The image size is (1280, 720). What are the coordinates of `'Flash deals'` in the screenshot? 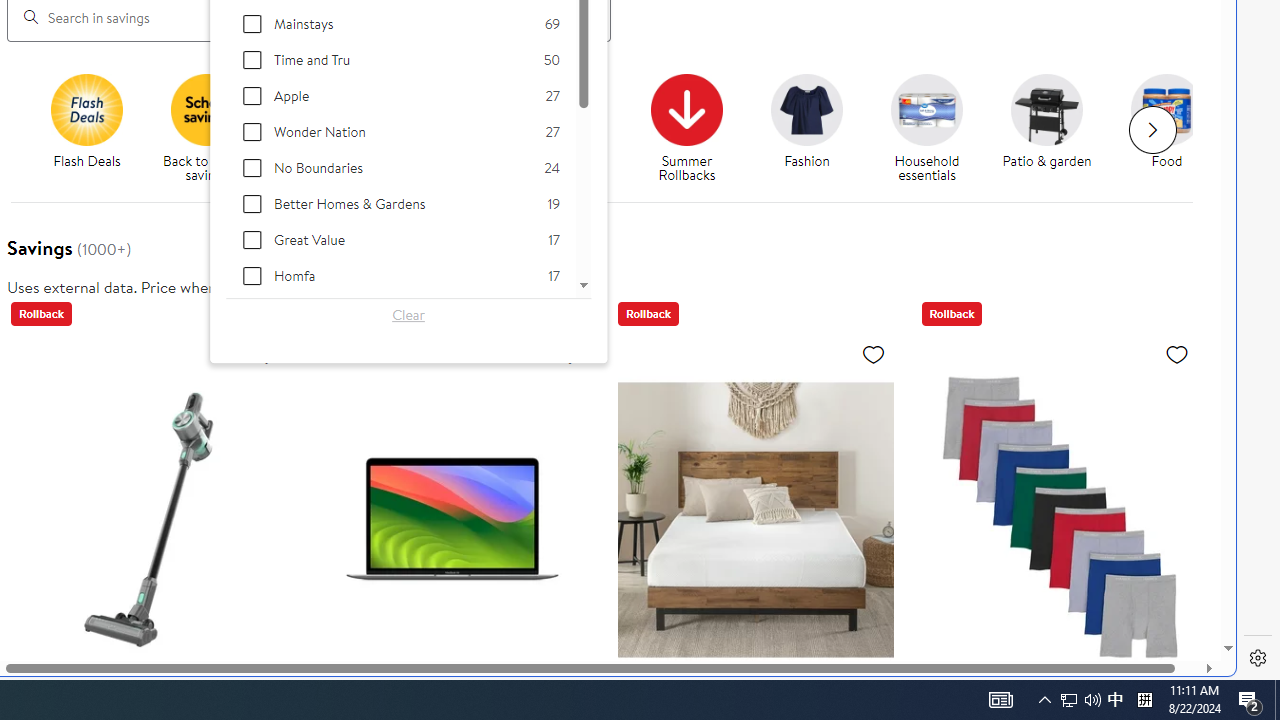 It's located at (86, 109).